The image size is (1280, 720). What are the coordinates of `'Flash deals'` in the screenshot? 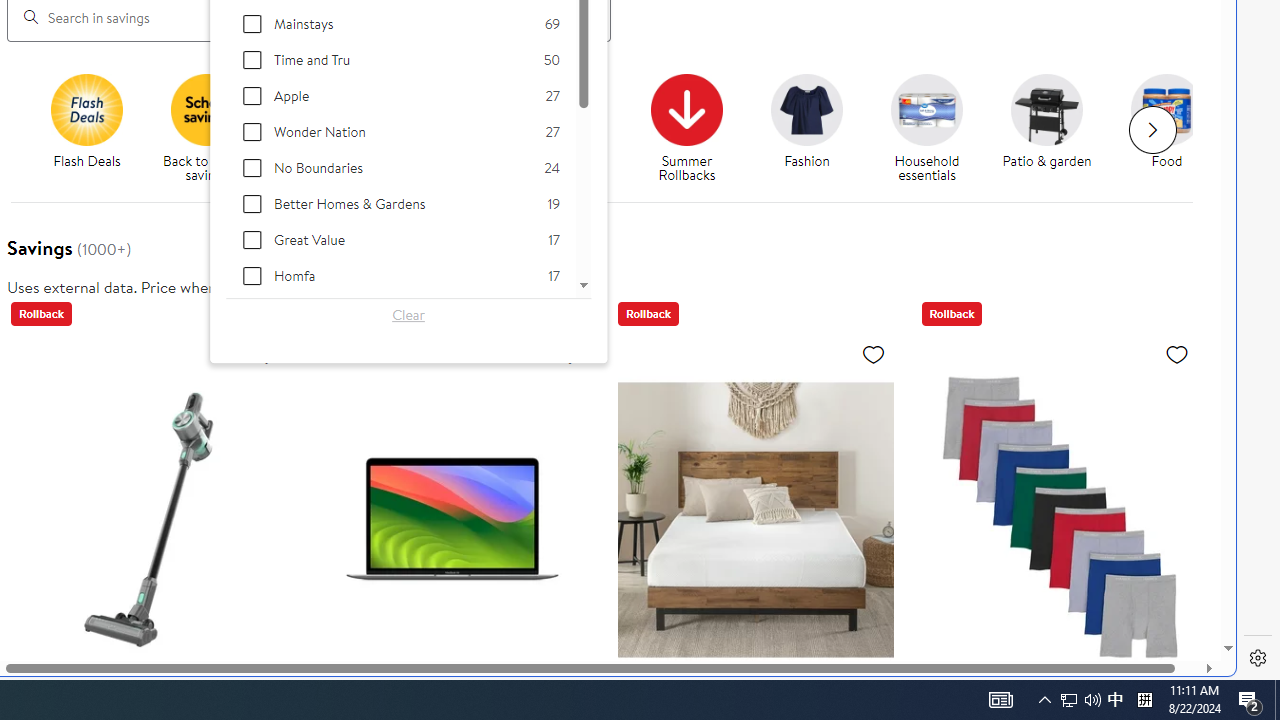 It's located at (86, 109).